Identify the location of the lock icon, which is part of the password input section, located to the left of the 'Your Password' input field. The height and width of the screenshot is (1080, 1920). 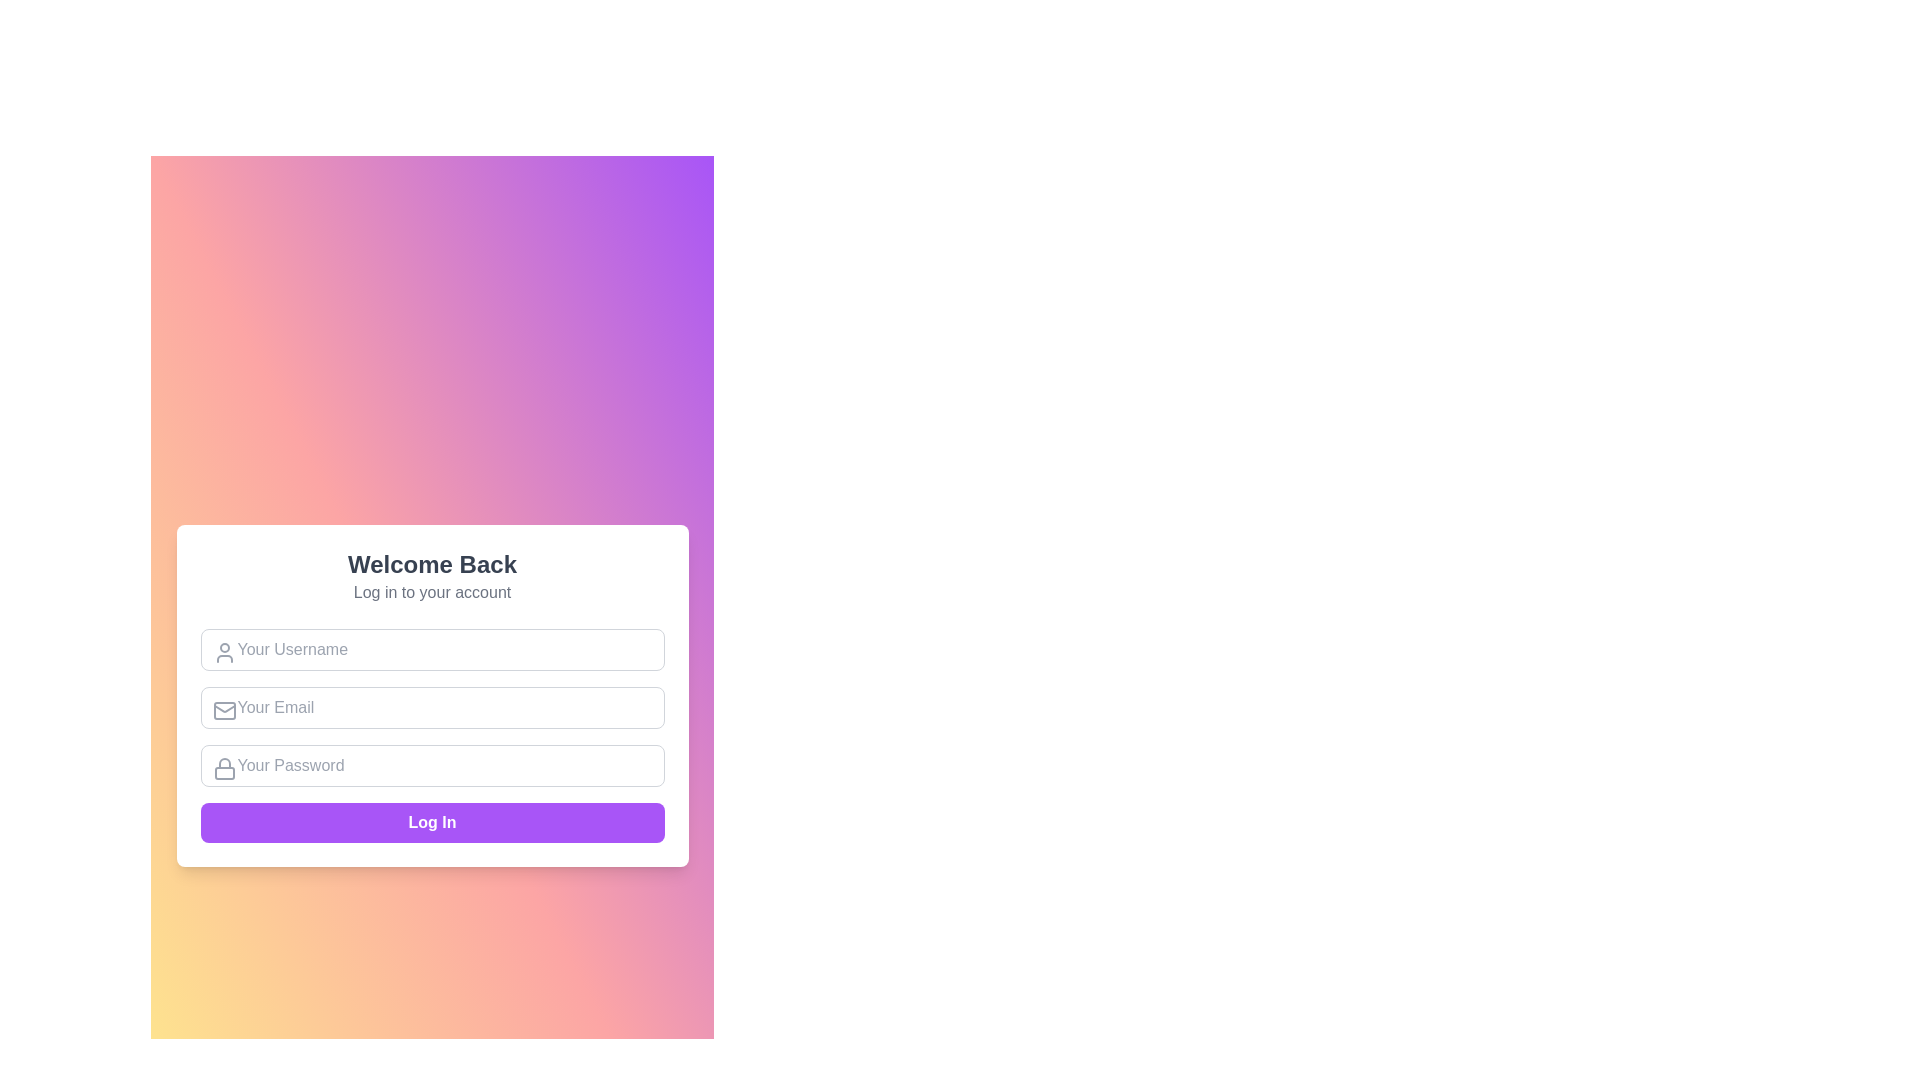
(224, 763).